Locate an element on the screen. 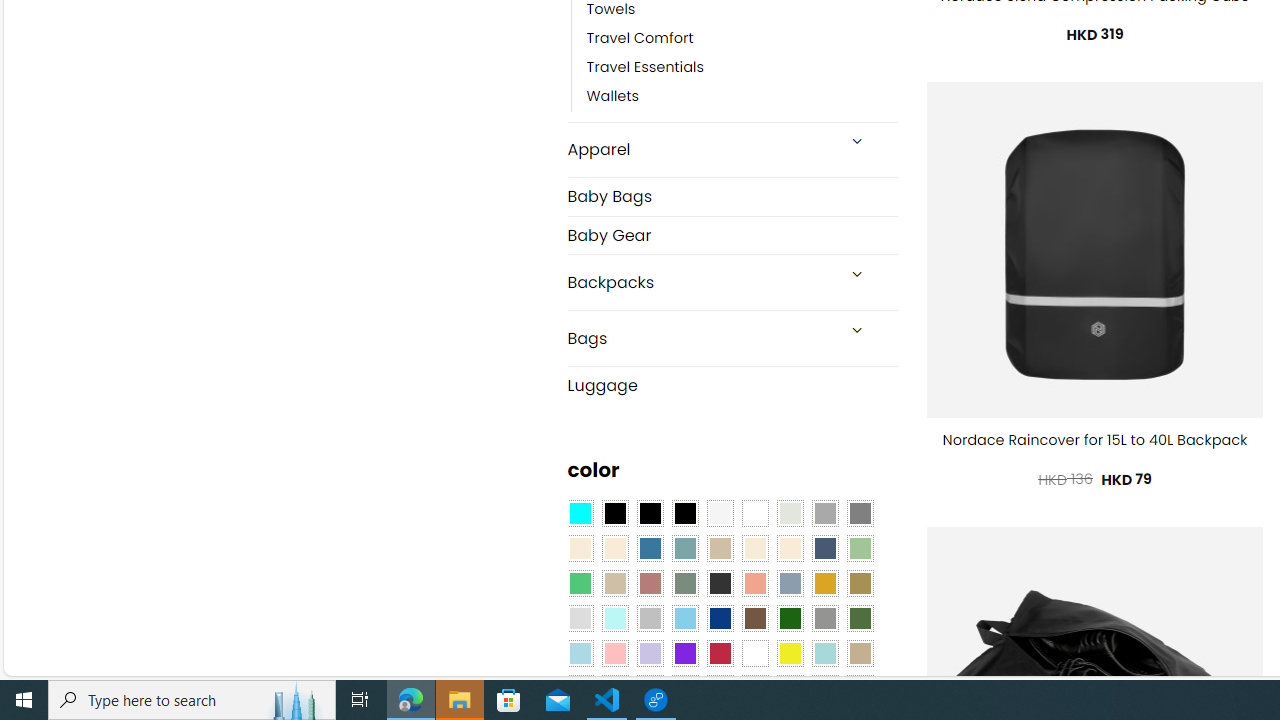 This screenshot has width=1280, height=720. 'Apparel' is located at coordinates (700, 149).